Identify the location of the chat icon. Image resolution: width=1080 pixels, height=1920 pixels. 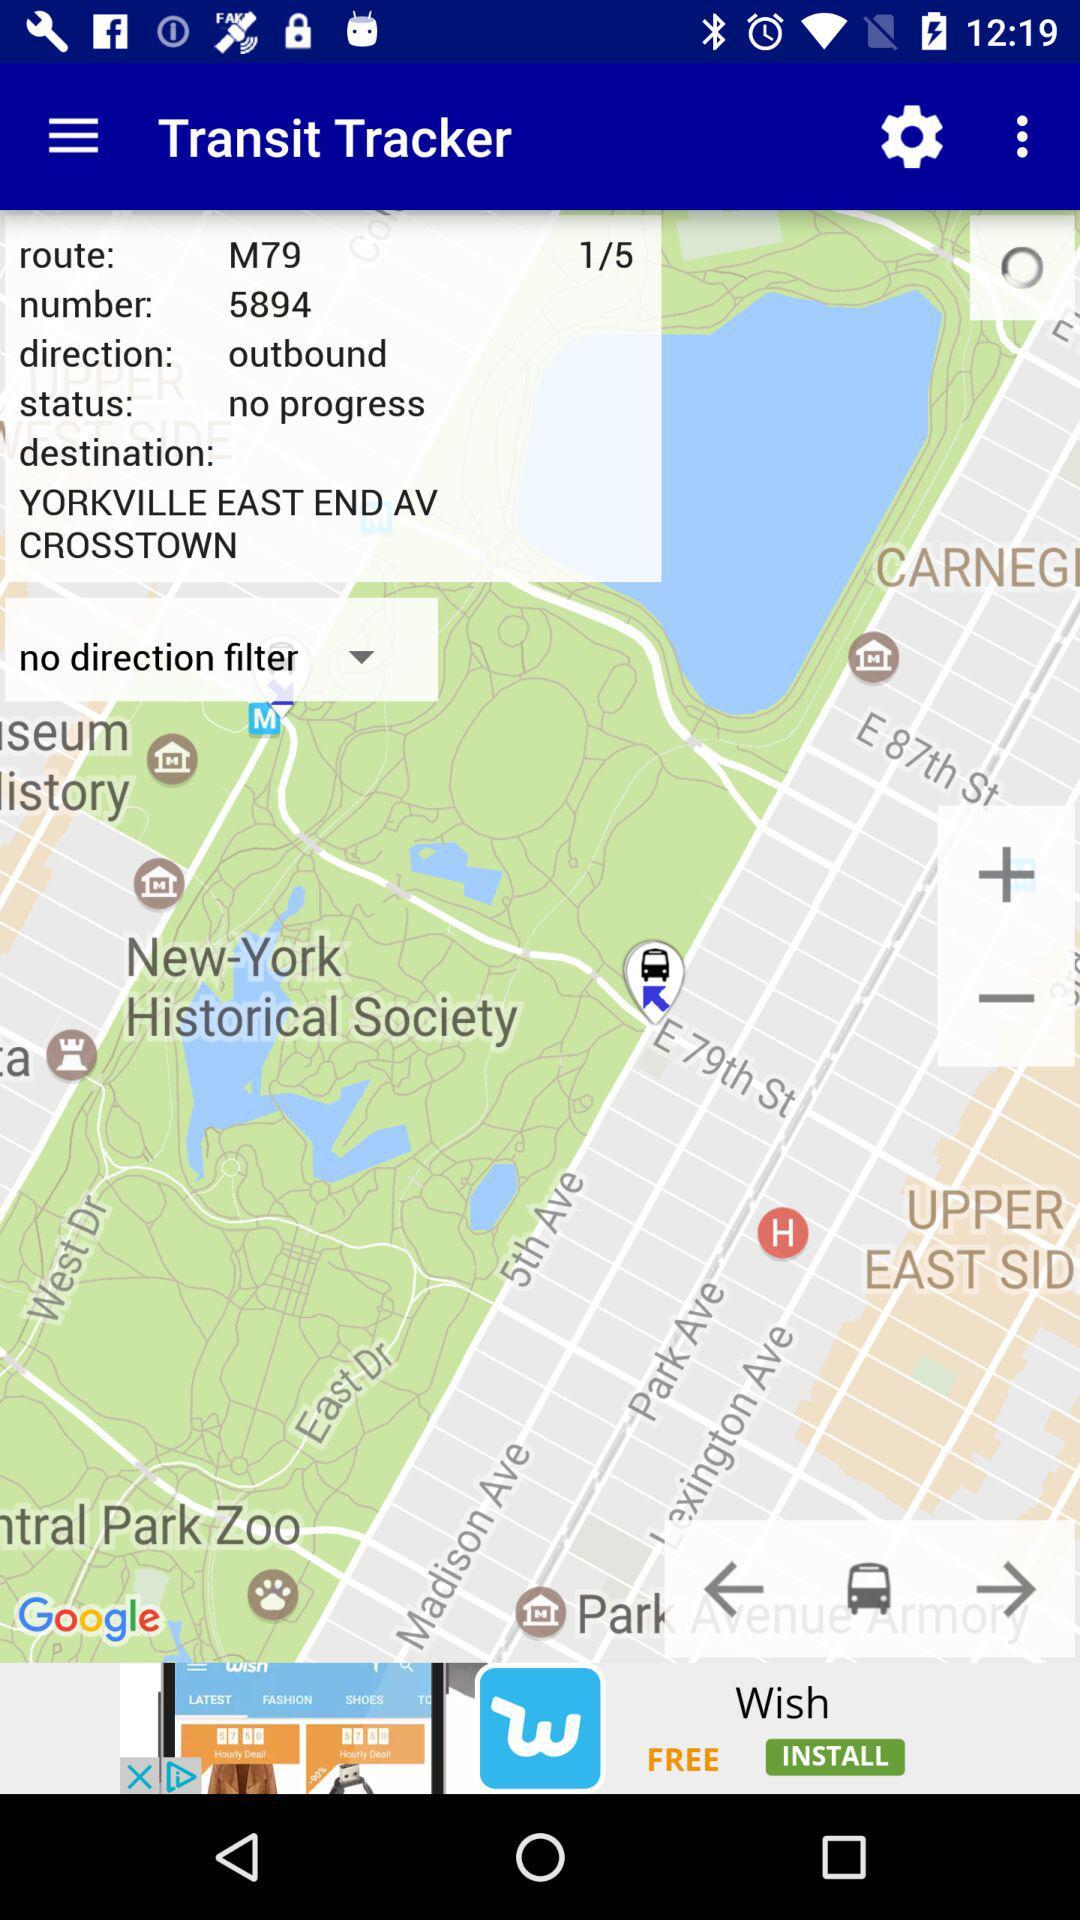
(868, 1587).